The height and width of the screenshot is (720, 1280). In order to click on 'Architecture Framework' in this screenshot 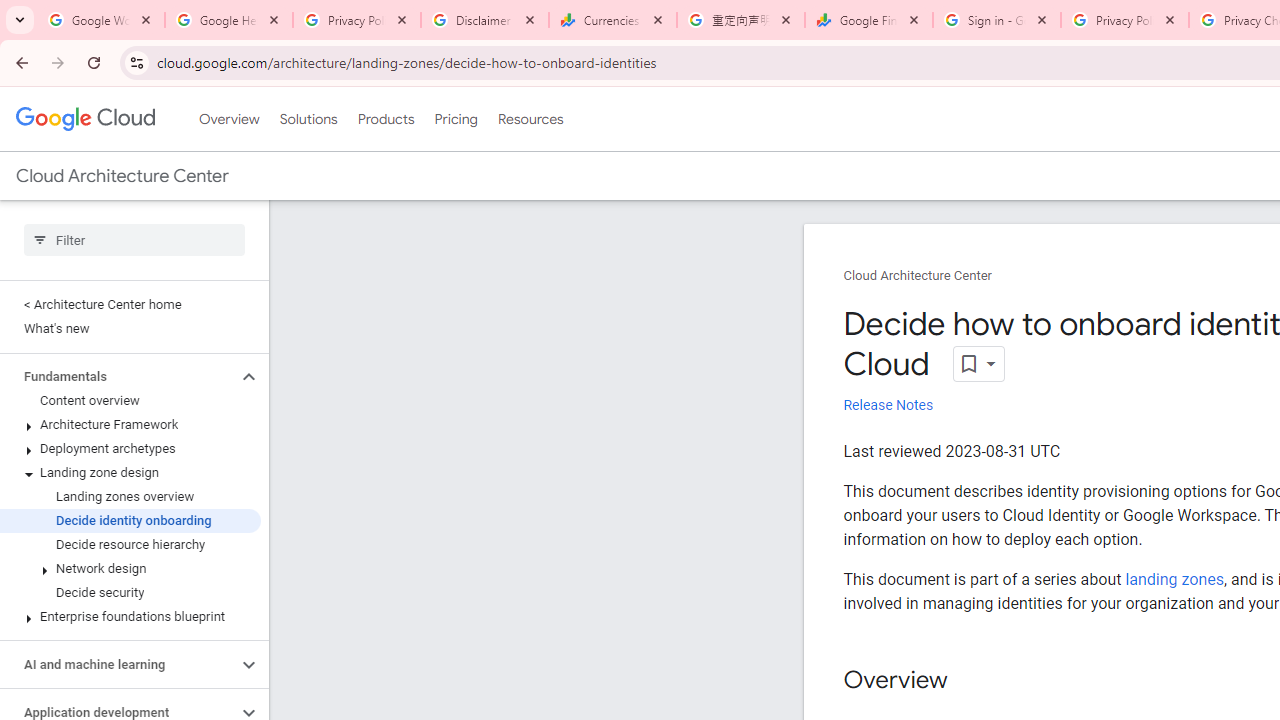, I will do `click(129, 424)`.